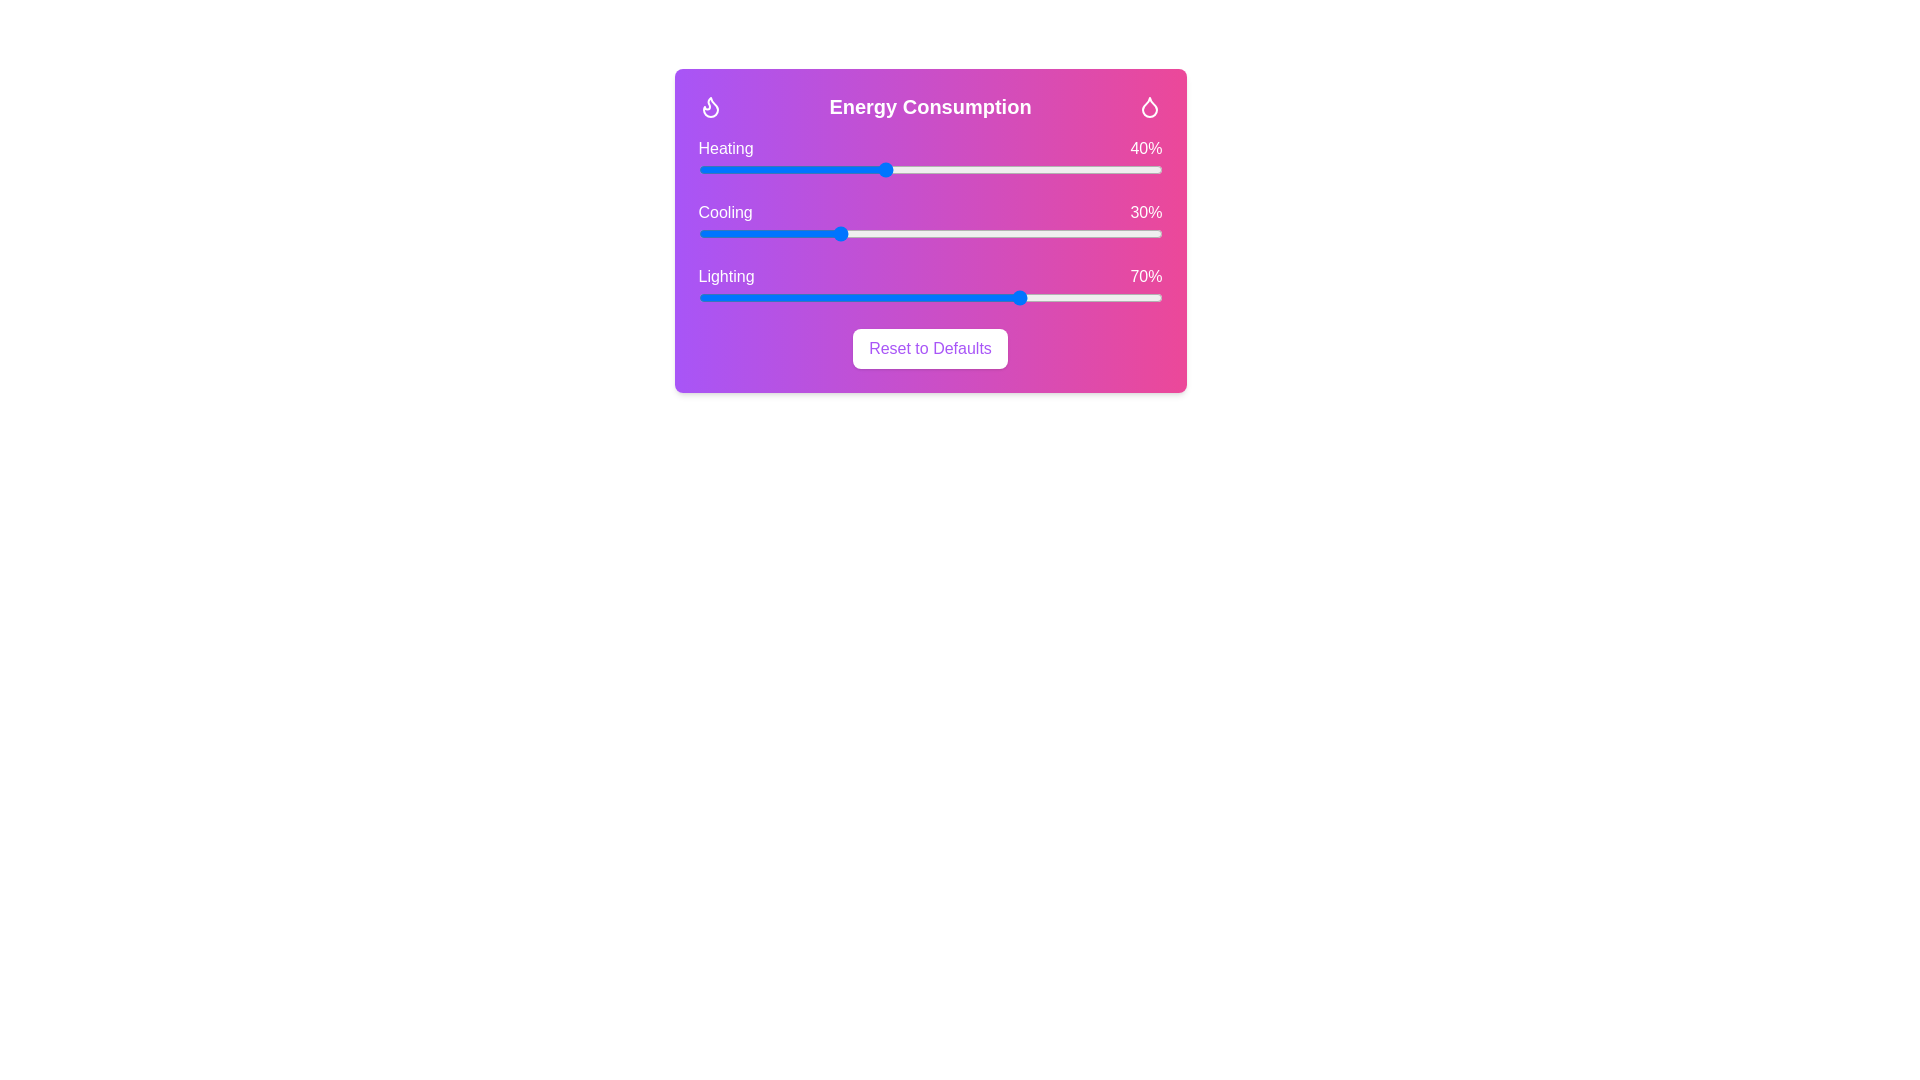 The width and height of the screenshot is (1920, 1080). I want to click on the 'Heating' slider to 62%, so click(986, 168).